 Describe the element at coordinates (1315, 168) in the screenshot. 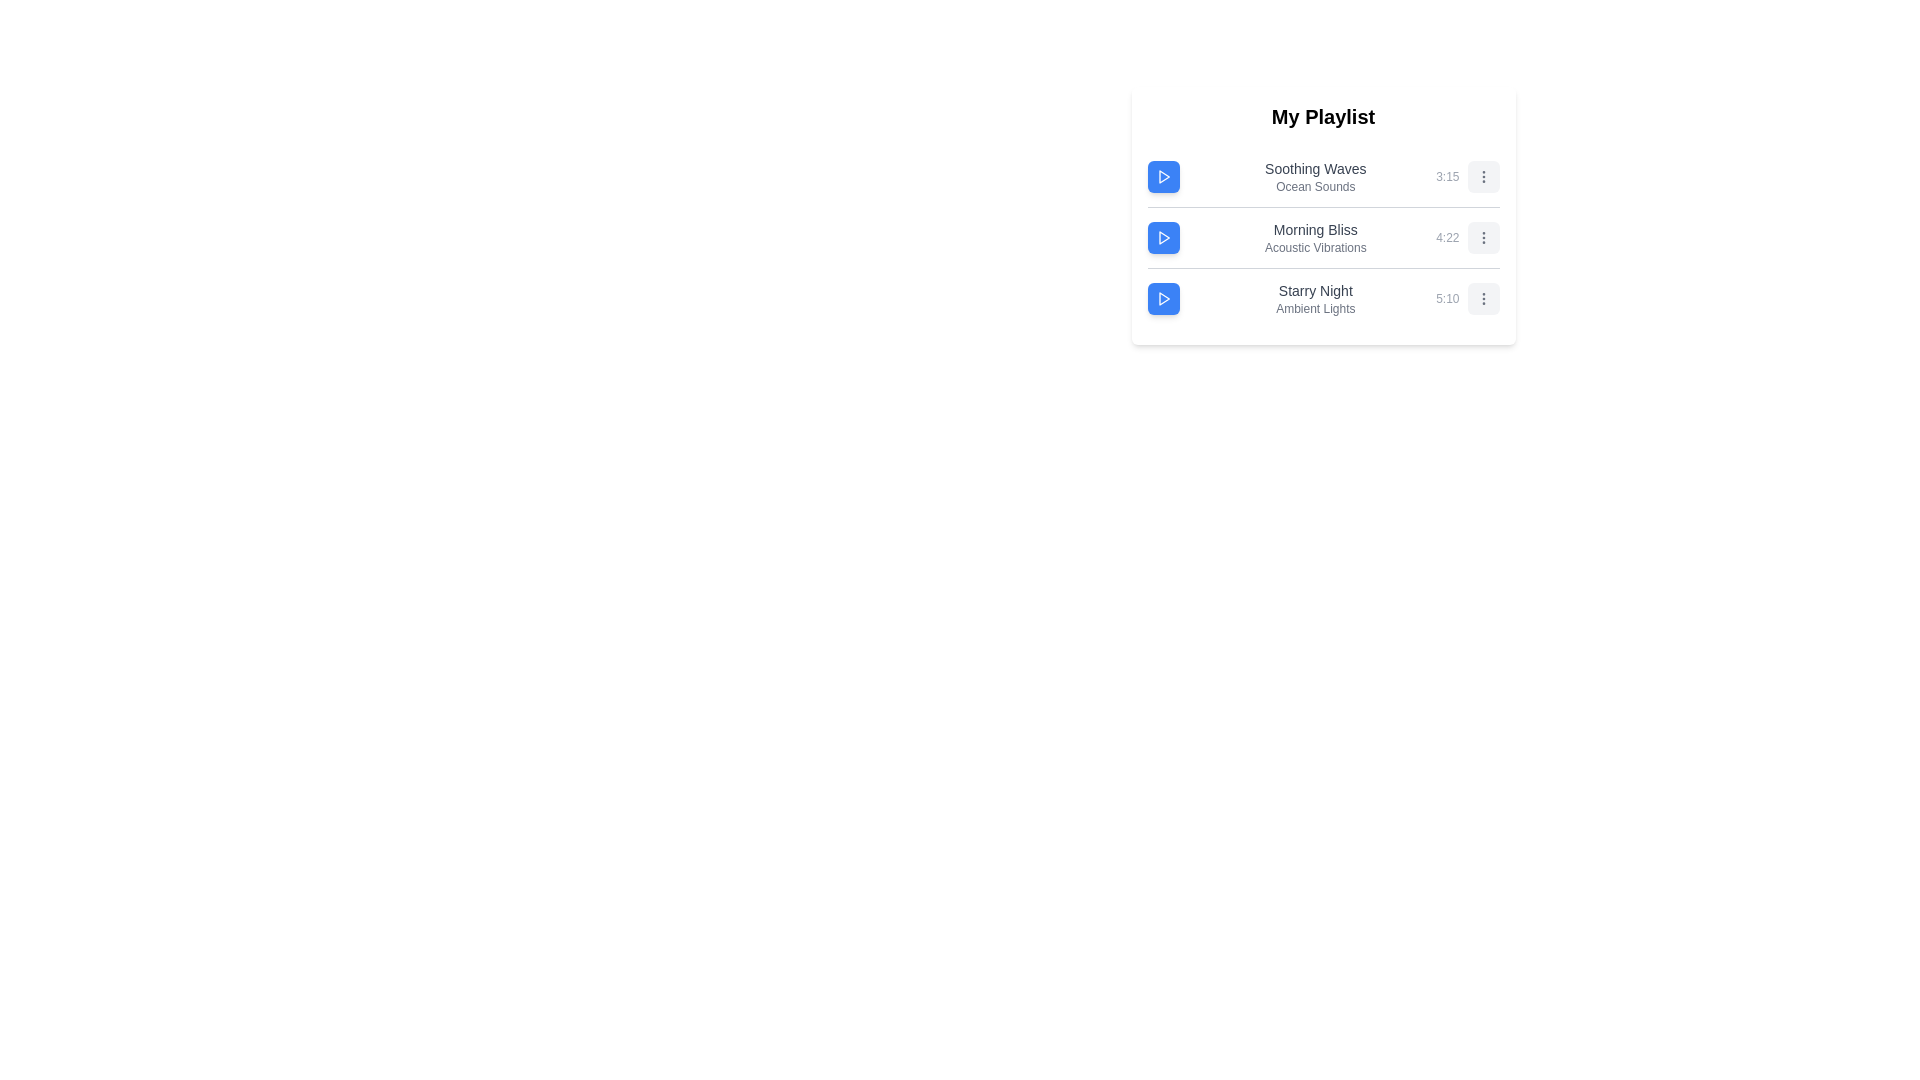

I see `the title text label of the topmost item in the 'My Playlist' section that provides the name of the audio track, located near the left edge and above the subtitle 'Ocean Sounds'` at that location.